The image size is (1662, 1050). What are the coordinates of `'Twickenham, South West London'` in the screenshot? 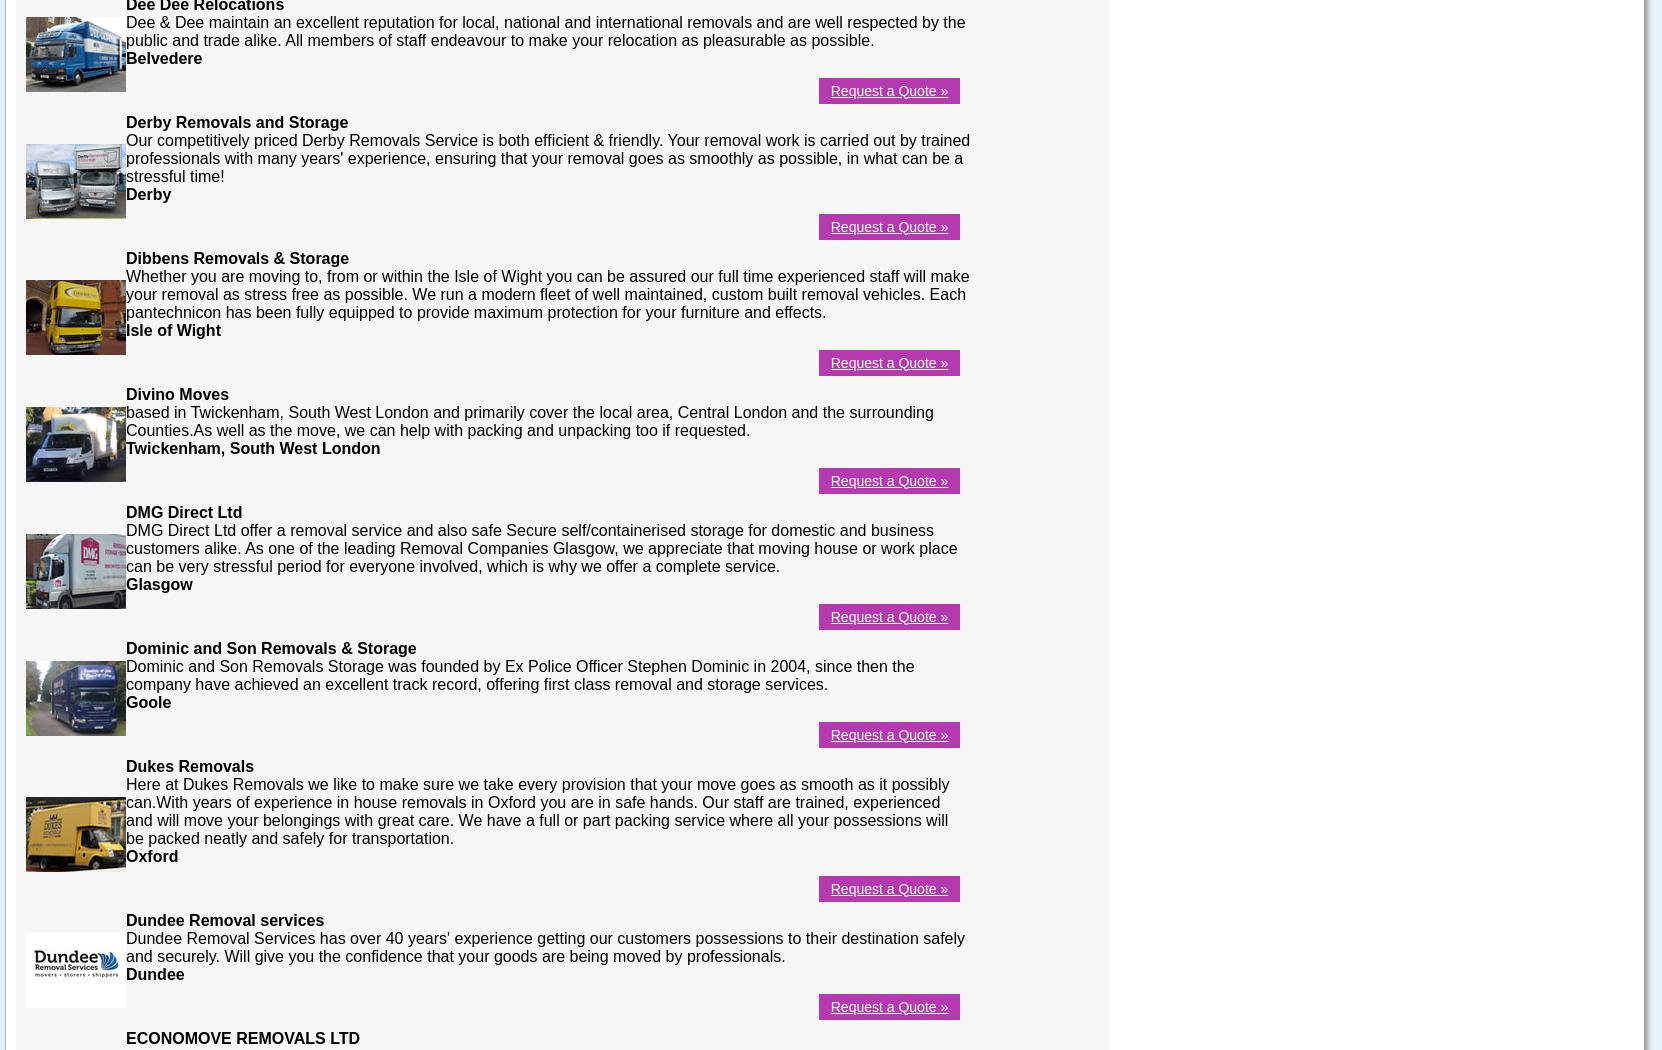 It's located at (252, 446).